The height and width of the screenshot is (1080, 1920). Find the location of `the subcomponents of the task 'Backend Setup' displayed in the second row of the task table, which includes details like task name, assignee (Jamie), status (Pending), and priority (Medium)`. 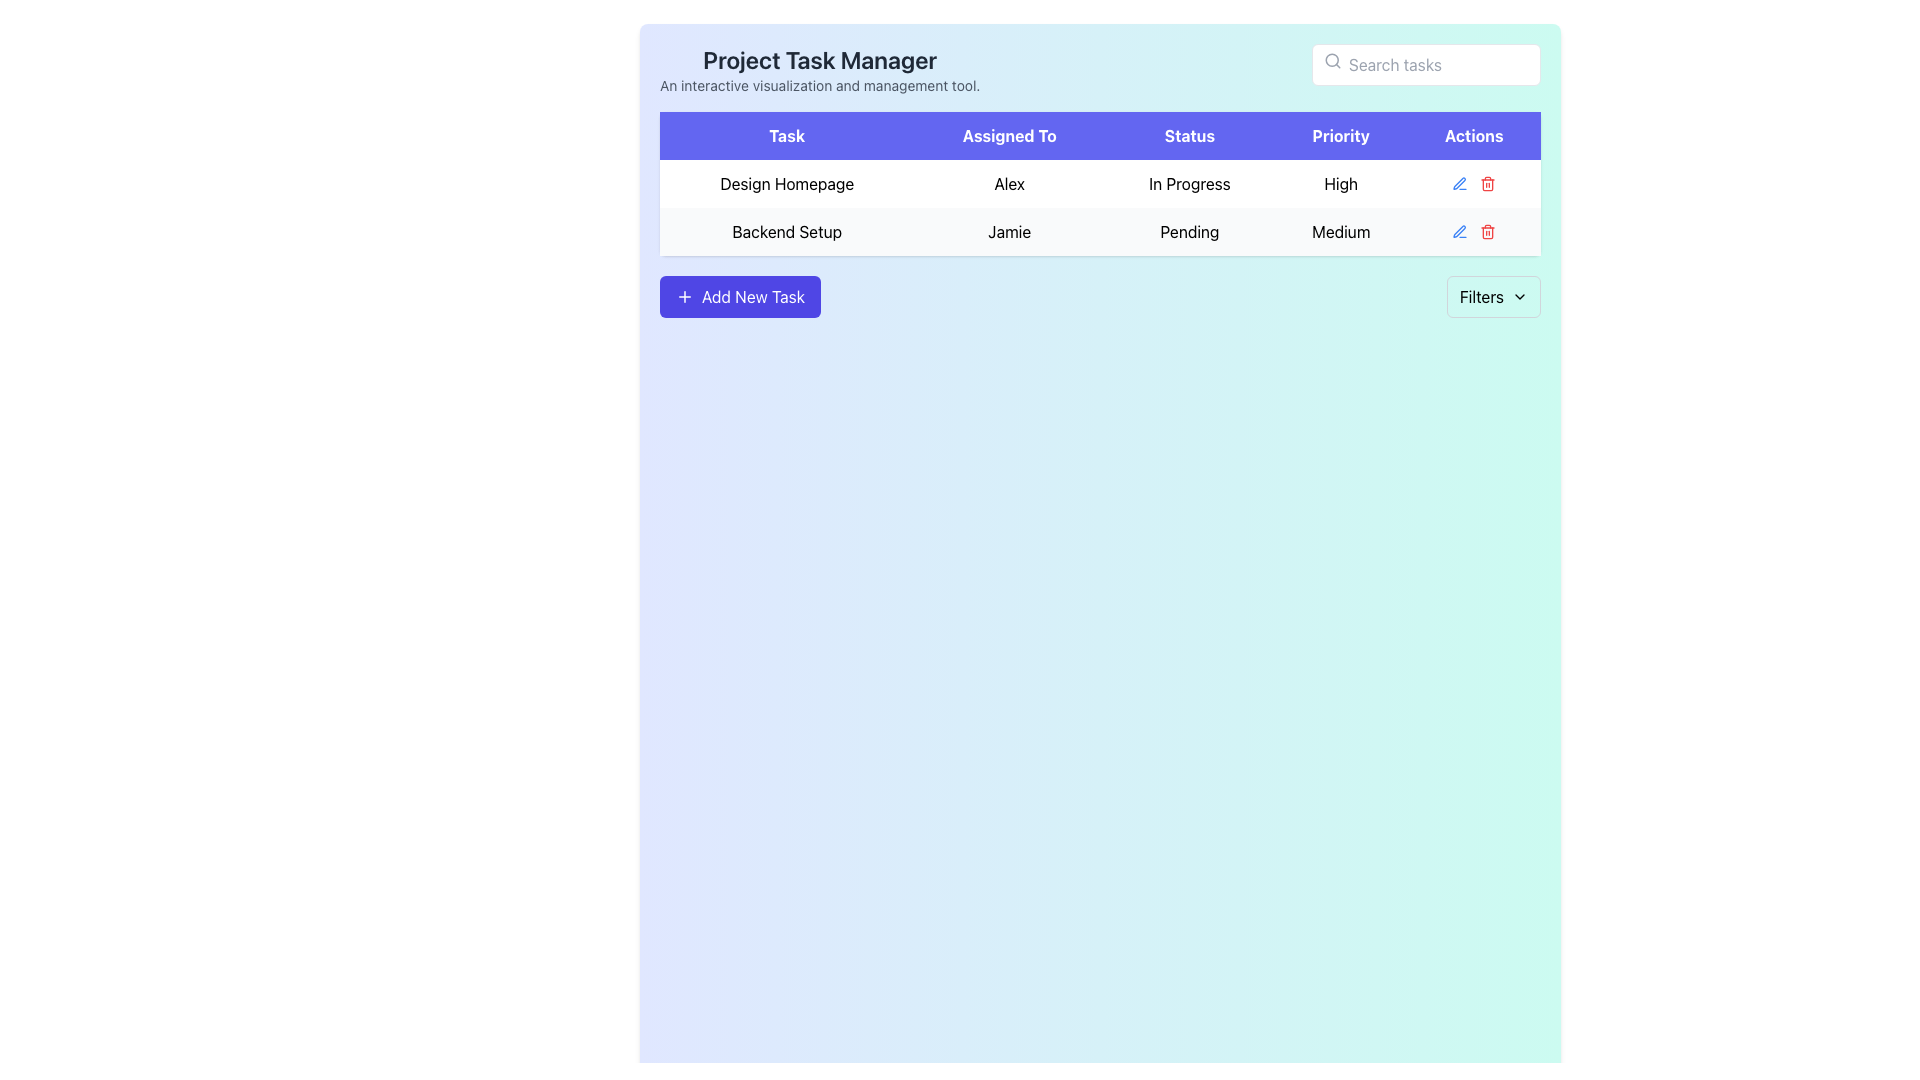

the subcomponents of the task 'Backend Setup' displayed in the second row of the task table, which includes details like task name, assignee (Jamie), status (Pending), and priority (Medium) is located at coordinates (1099, 230).